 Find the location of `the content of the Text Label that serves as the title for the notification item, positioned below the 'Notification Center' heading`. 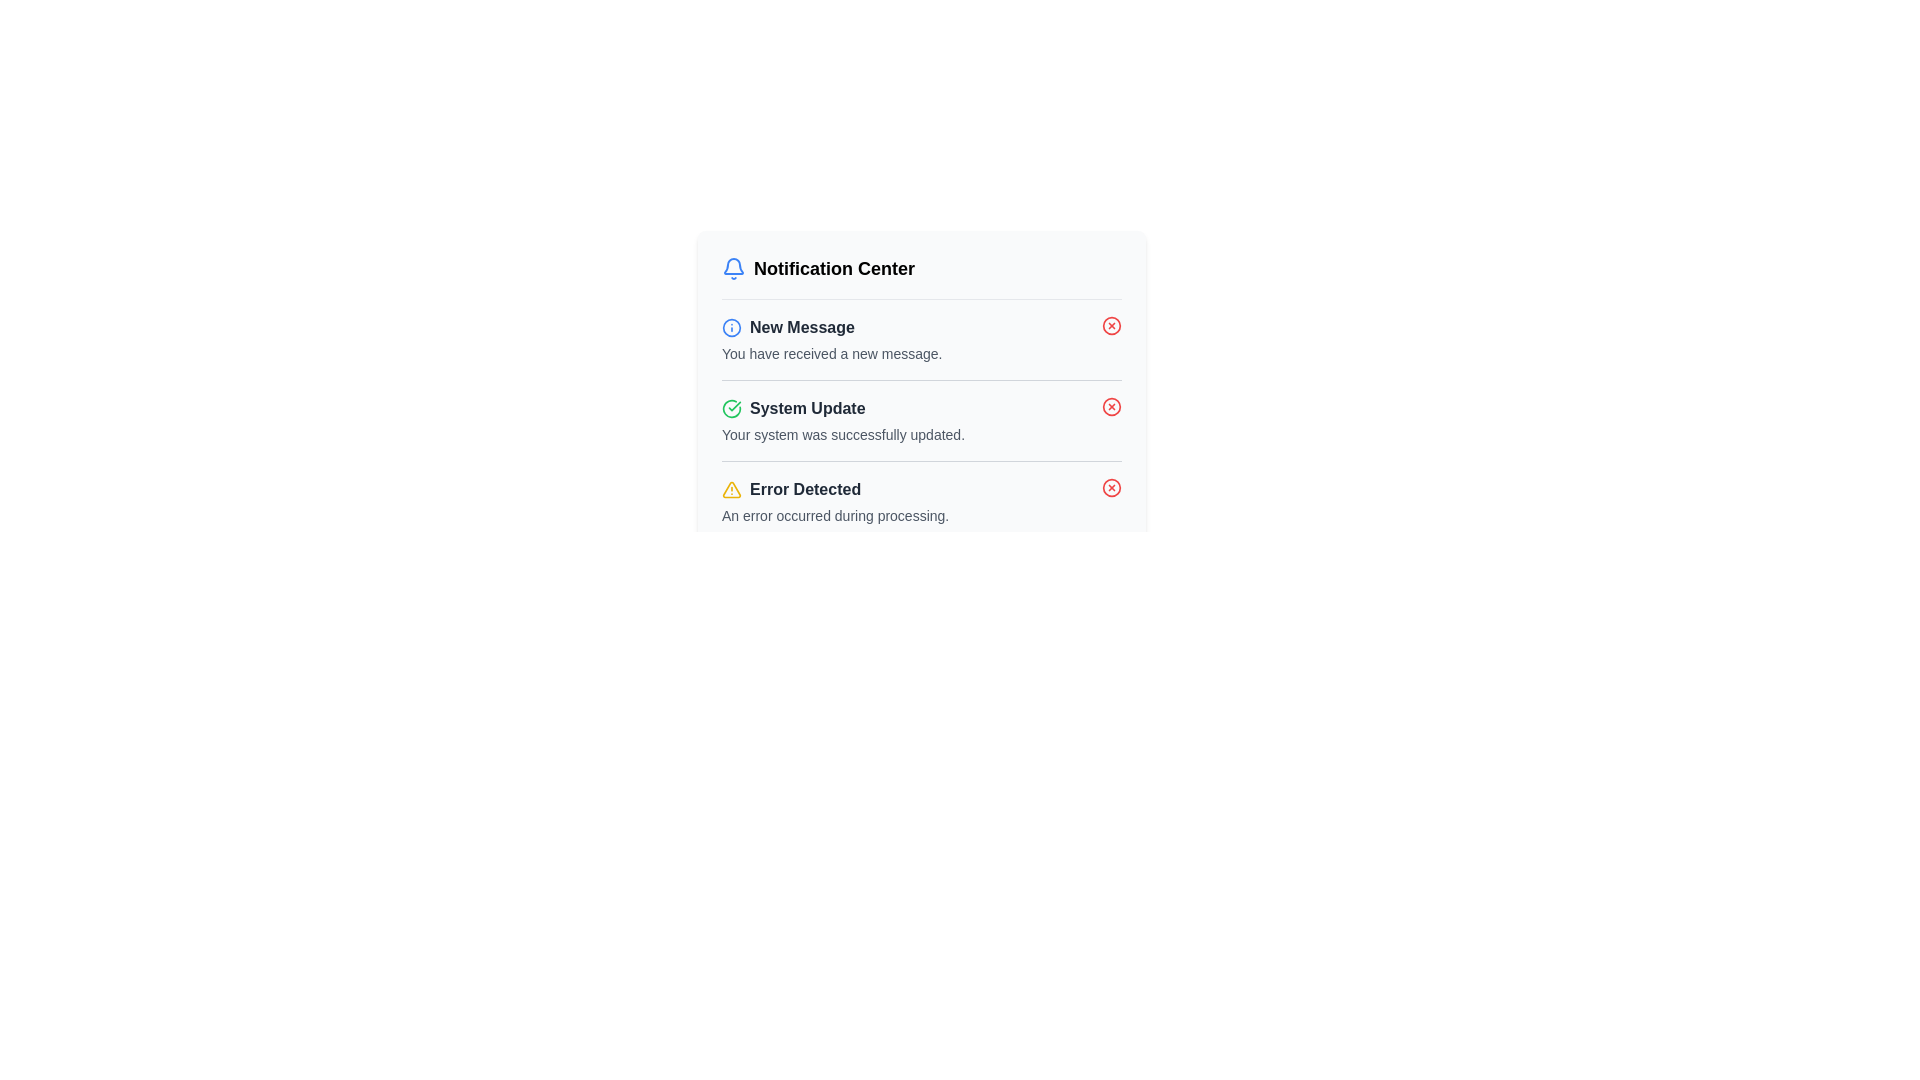

the content of the Text Label that serves as the title for the notification item, positioned below the 'Notification Center' heading is located at coordinates (802, 326).